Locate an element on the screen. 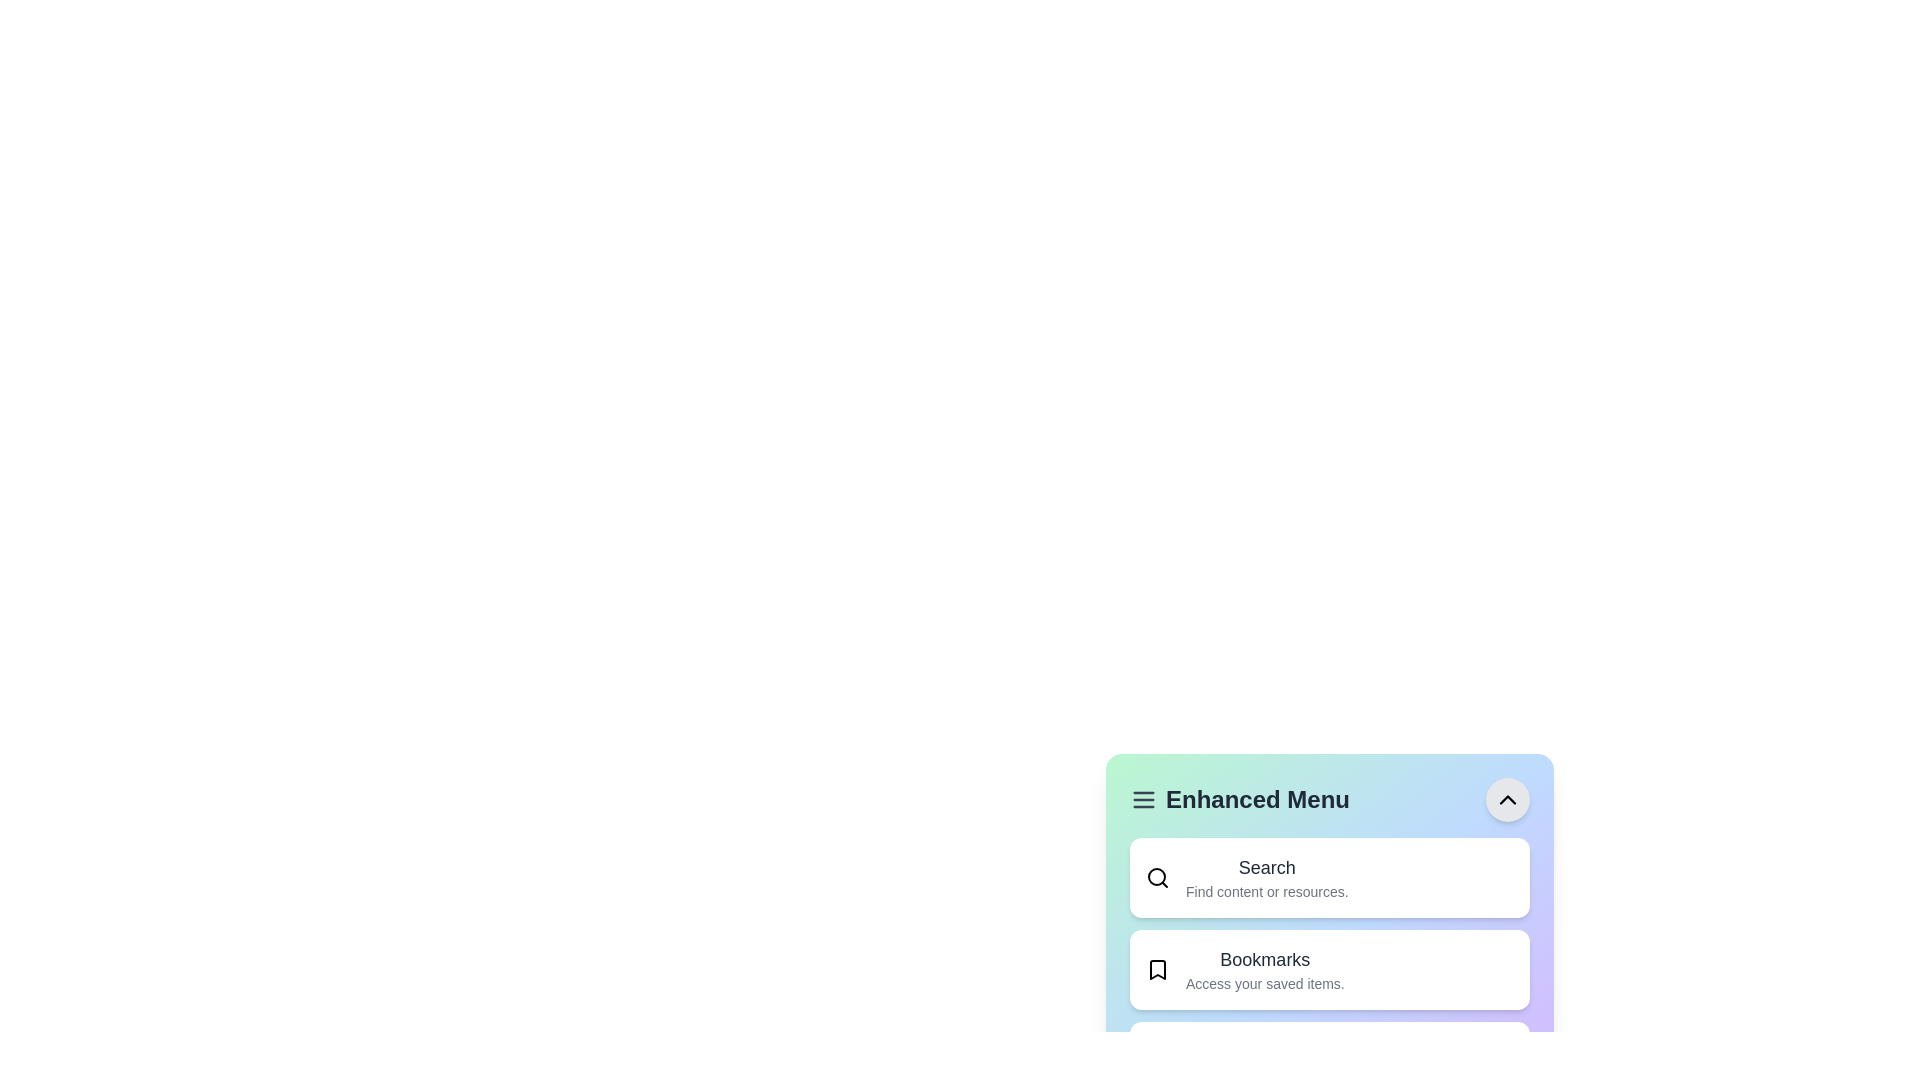  the button with the upward chevron icon to collapse the menu is located at coordinates (1507, 798).